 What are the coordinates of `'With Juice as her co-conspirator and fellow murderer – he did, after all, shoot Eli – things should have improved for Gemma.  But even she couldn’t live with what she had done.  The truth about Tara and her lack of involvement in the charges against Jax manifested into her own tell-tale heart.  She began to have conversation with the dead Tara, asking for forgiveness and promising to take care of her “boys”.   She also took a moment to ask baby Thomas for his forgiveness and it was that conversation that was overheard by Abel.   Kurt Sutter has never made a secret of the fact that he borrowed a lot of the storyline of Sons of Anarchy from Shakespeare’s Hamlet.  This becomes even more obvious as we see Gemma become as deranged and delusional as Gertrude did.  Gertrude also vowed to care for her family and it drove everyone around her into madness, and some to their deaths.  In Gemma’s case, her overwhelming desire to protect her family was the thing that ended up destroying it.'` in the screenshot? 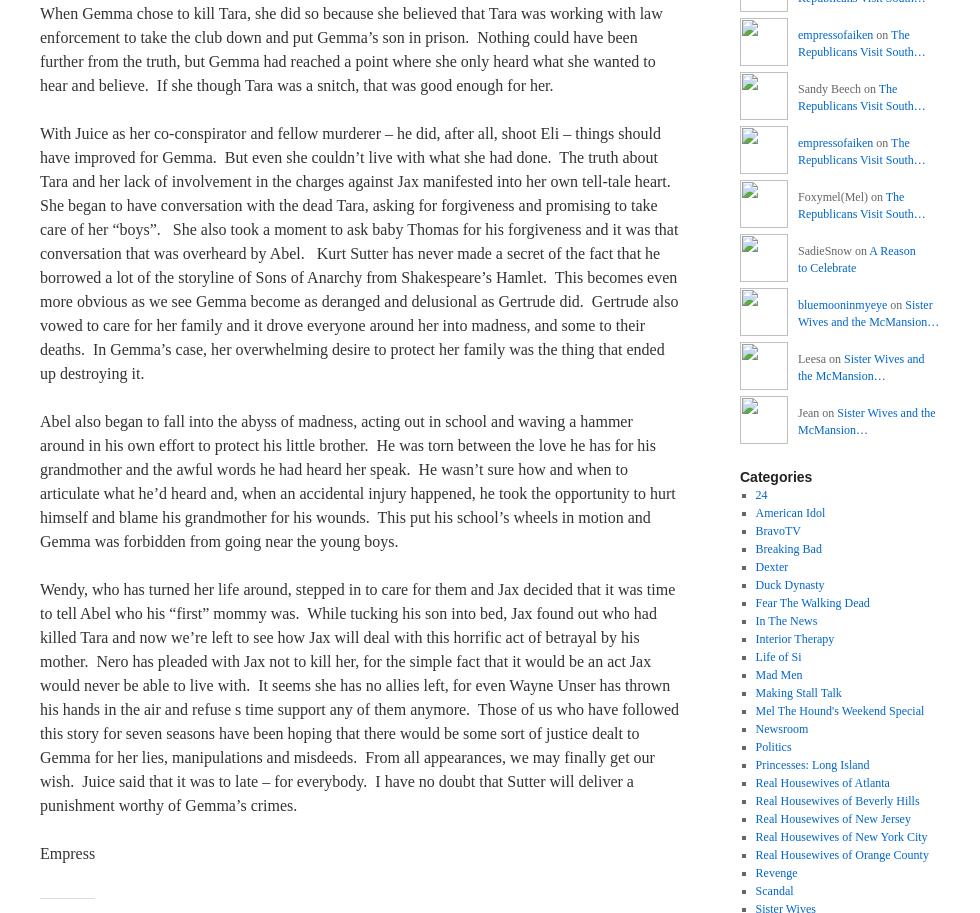 It's located at (358, 253).